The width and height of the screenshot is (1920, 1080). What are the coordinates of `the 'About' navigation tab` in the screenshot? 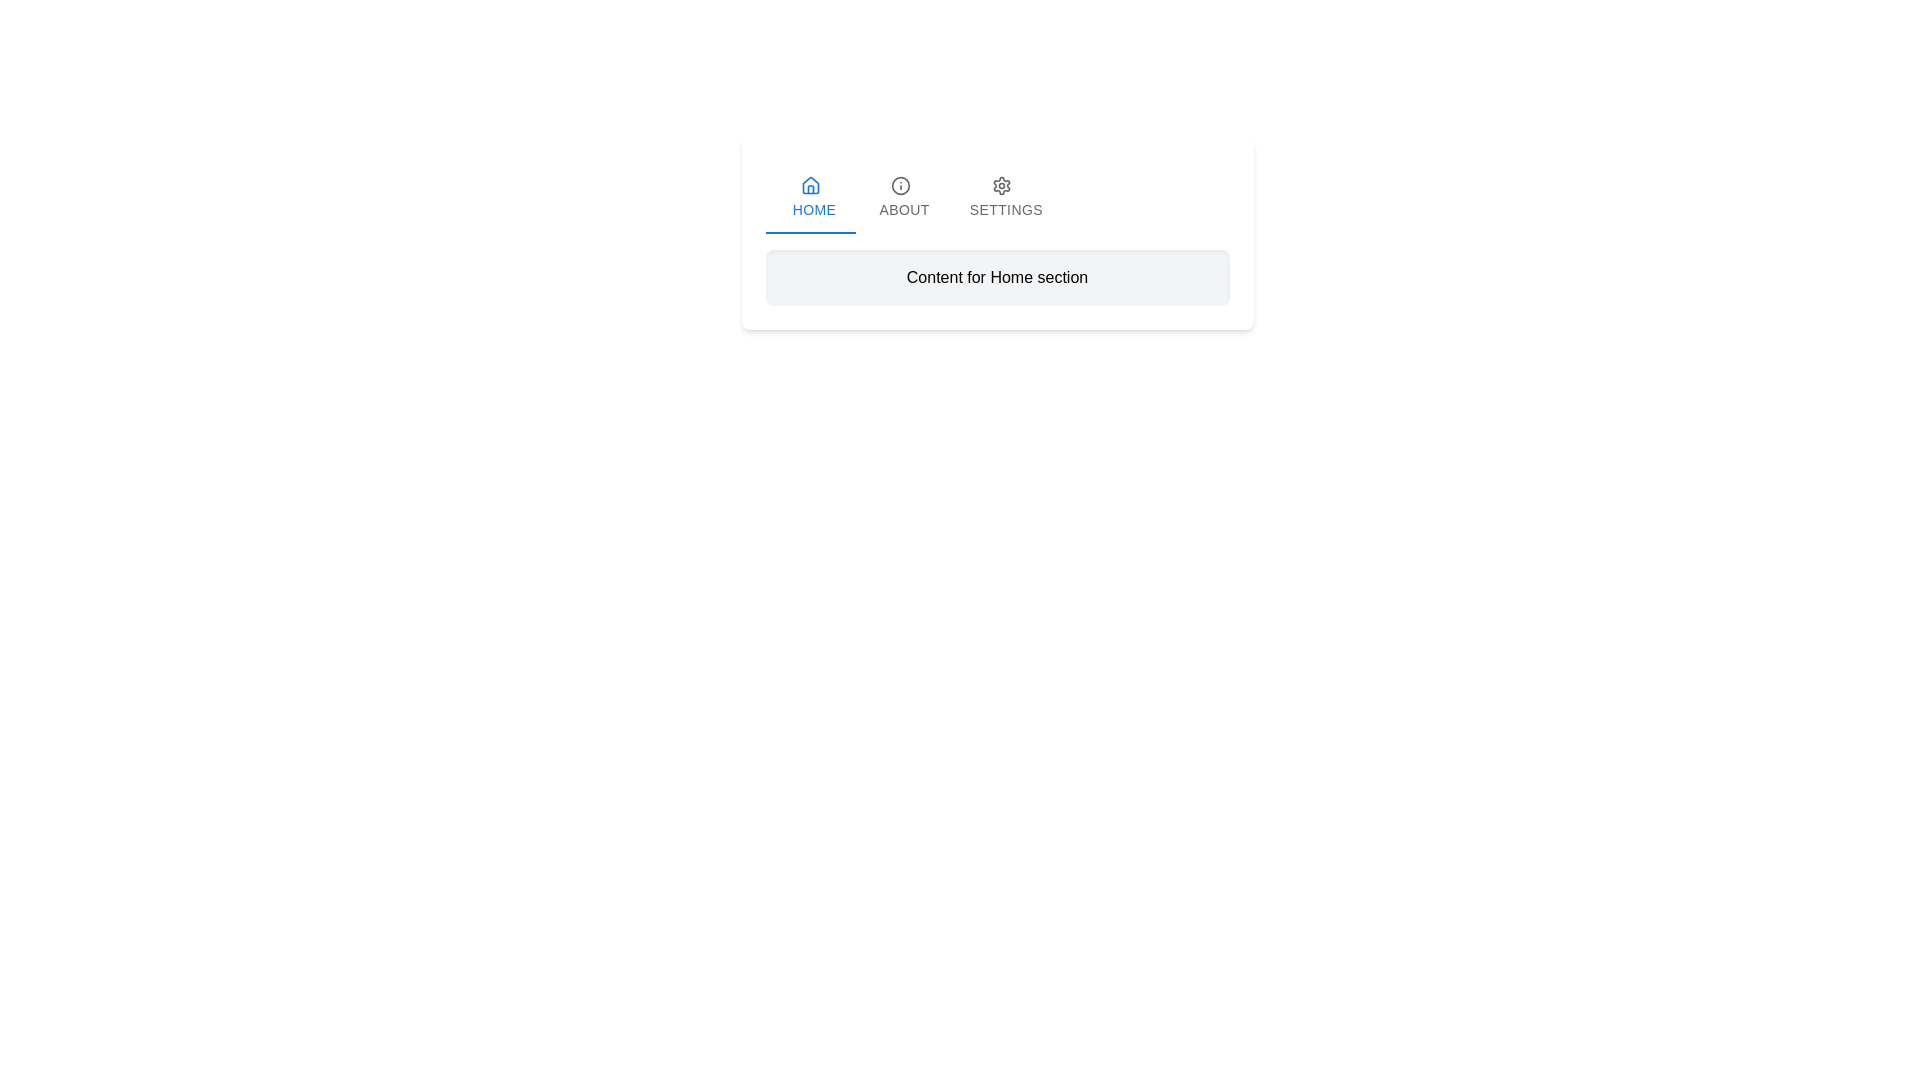 It's located at (899, 197).